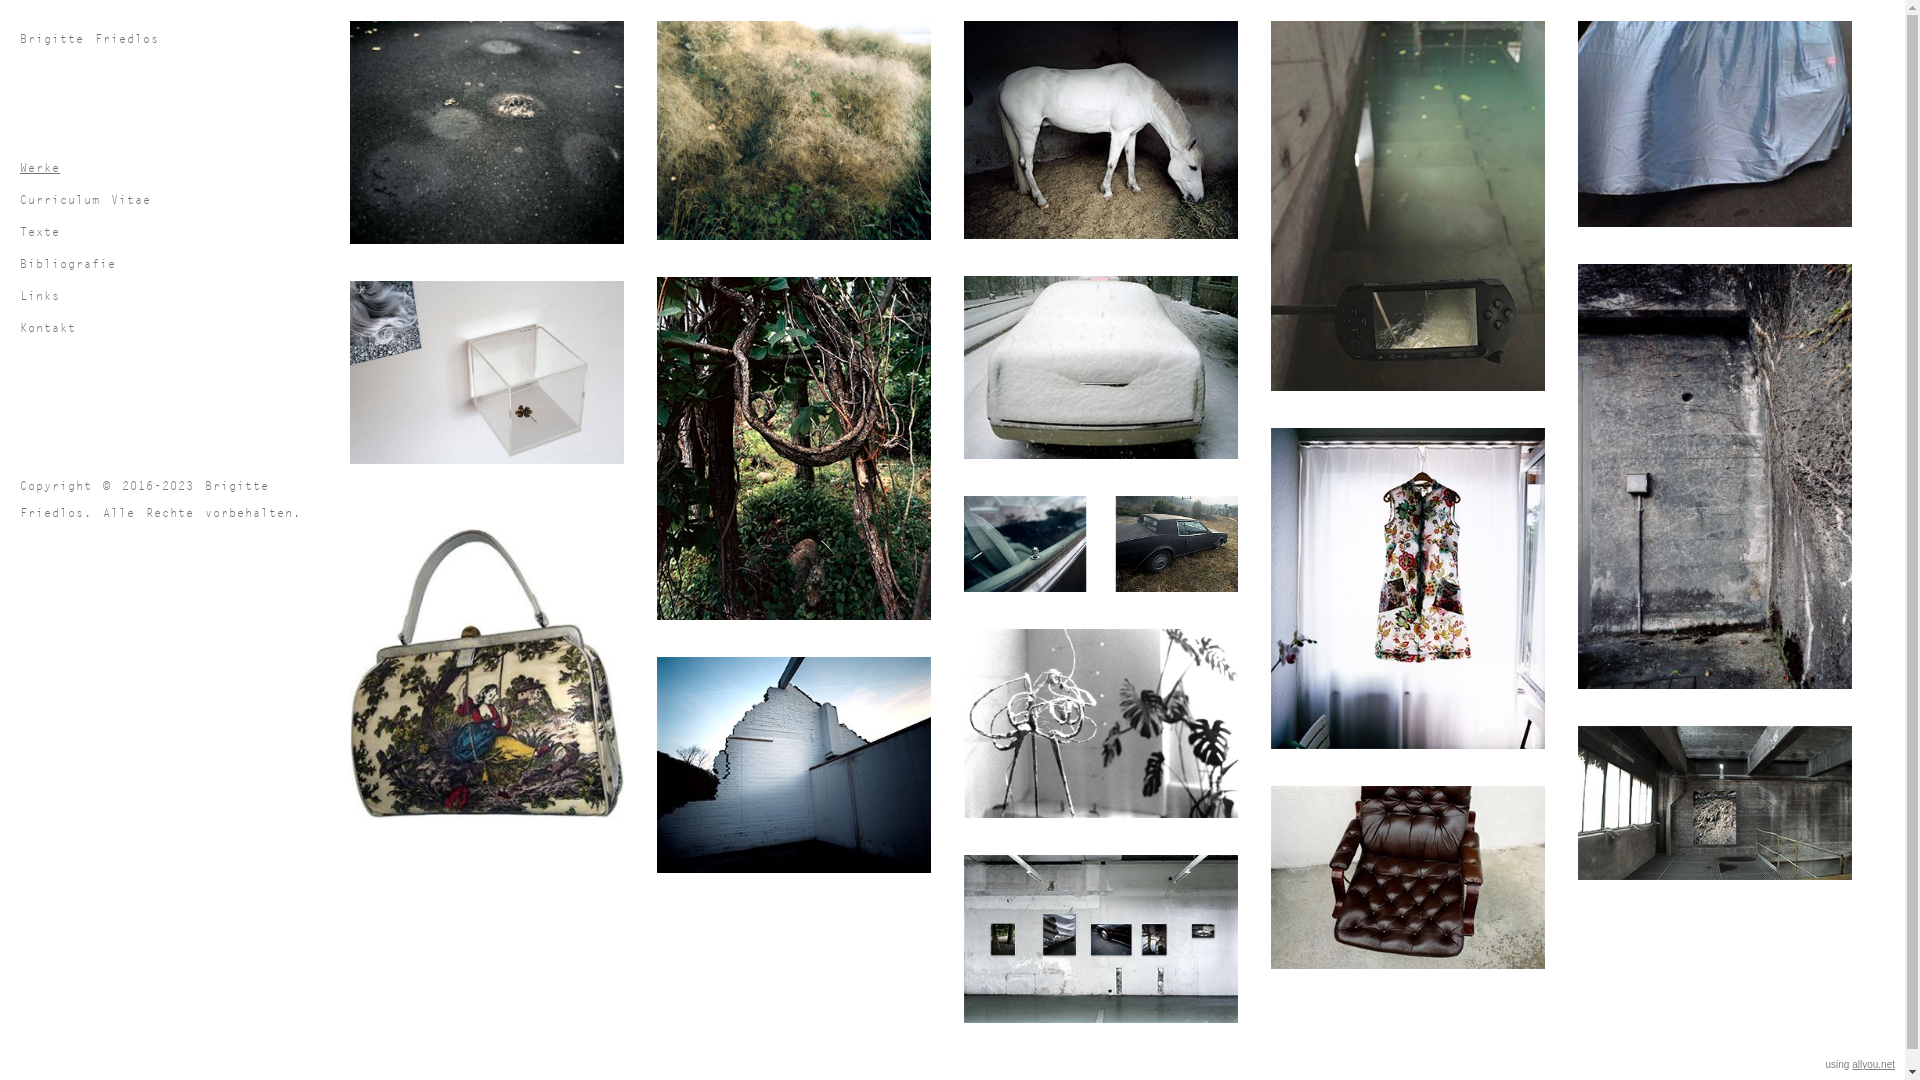  I want to click on 'allyou.net', so click(1872, 1063).